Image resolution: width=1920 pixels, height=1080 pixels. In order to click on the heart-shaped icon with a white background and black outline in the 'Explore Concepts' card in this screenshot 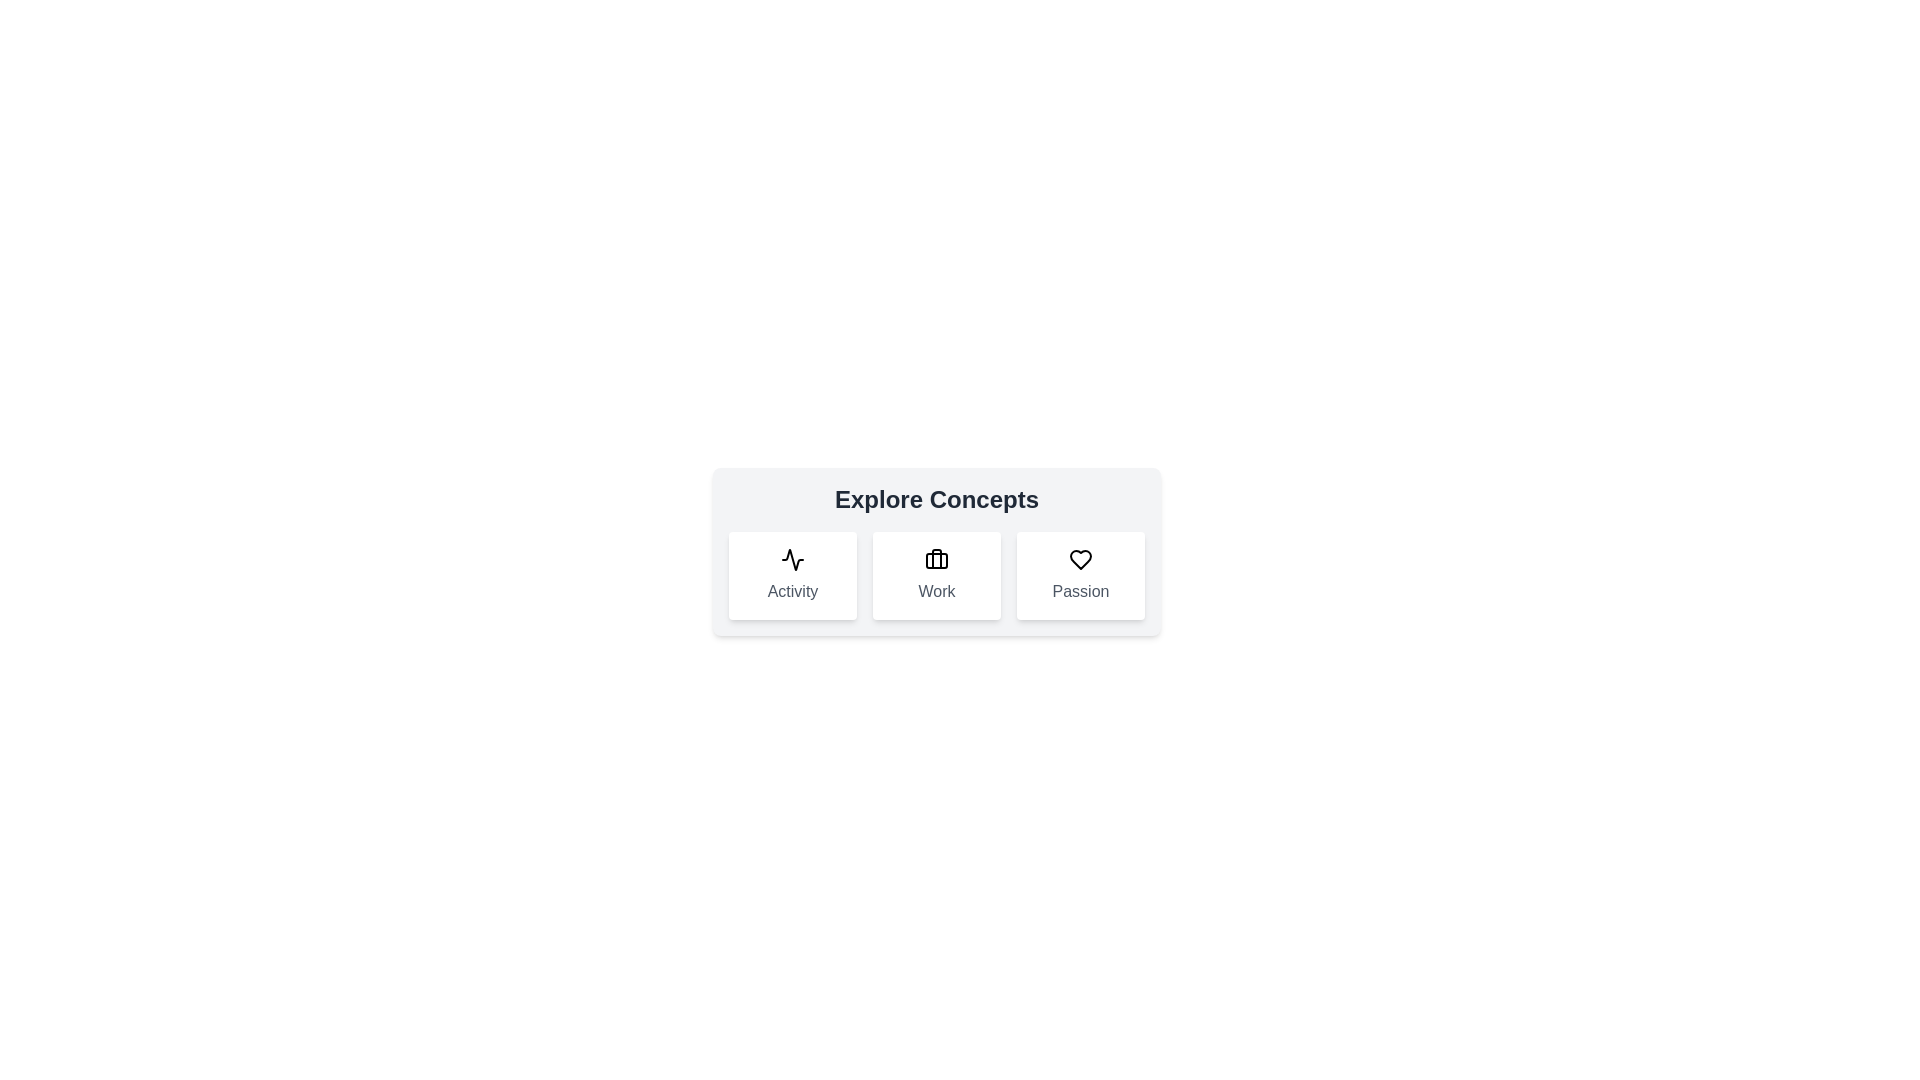, I will do `click(1079, 559)`.